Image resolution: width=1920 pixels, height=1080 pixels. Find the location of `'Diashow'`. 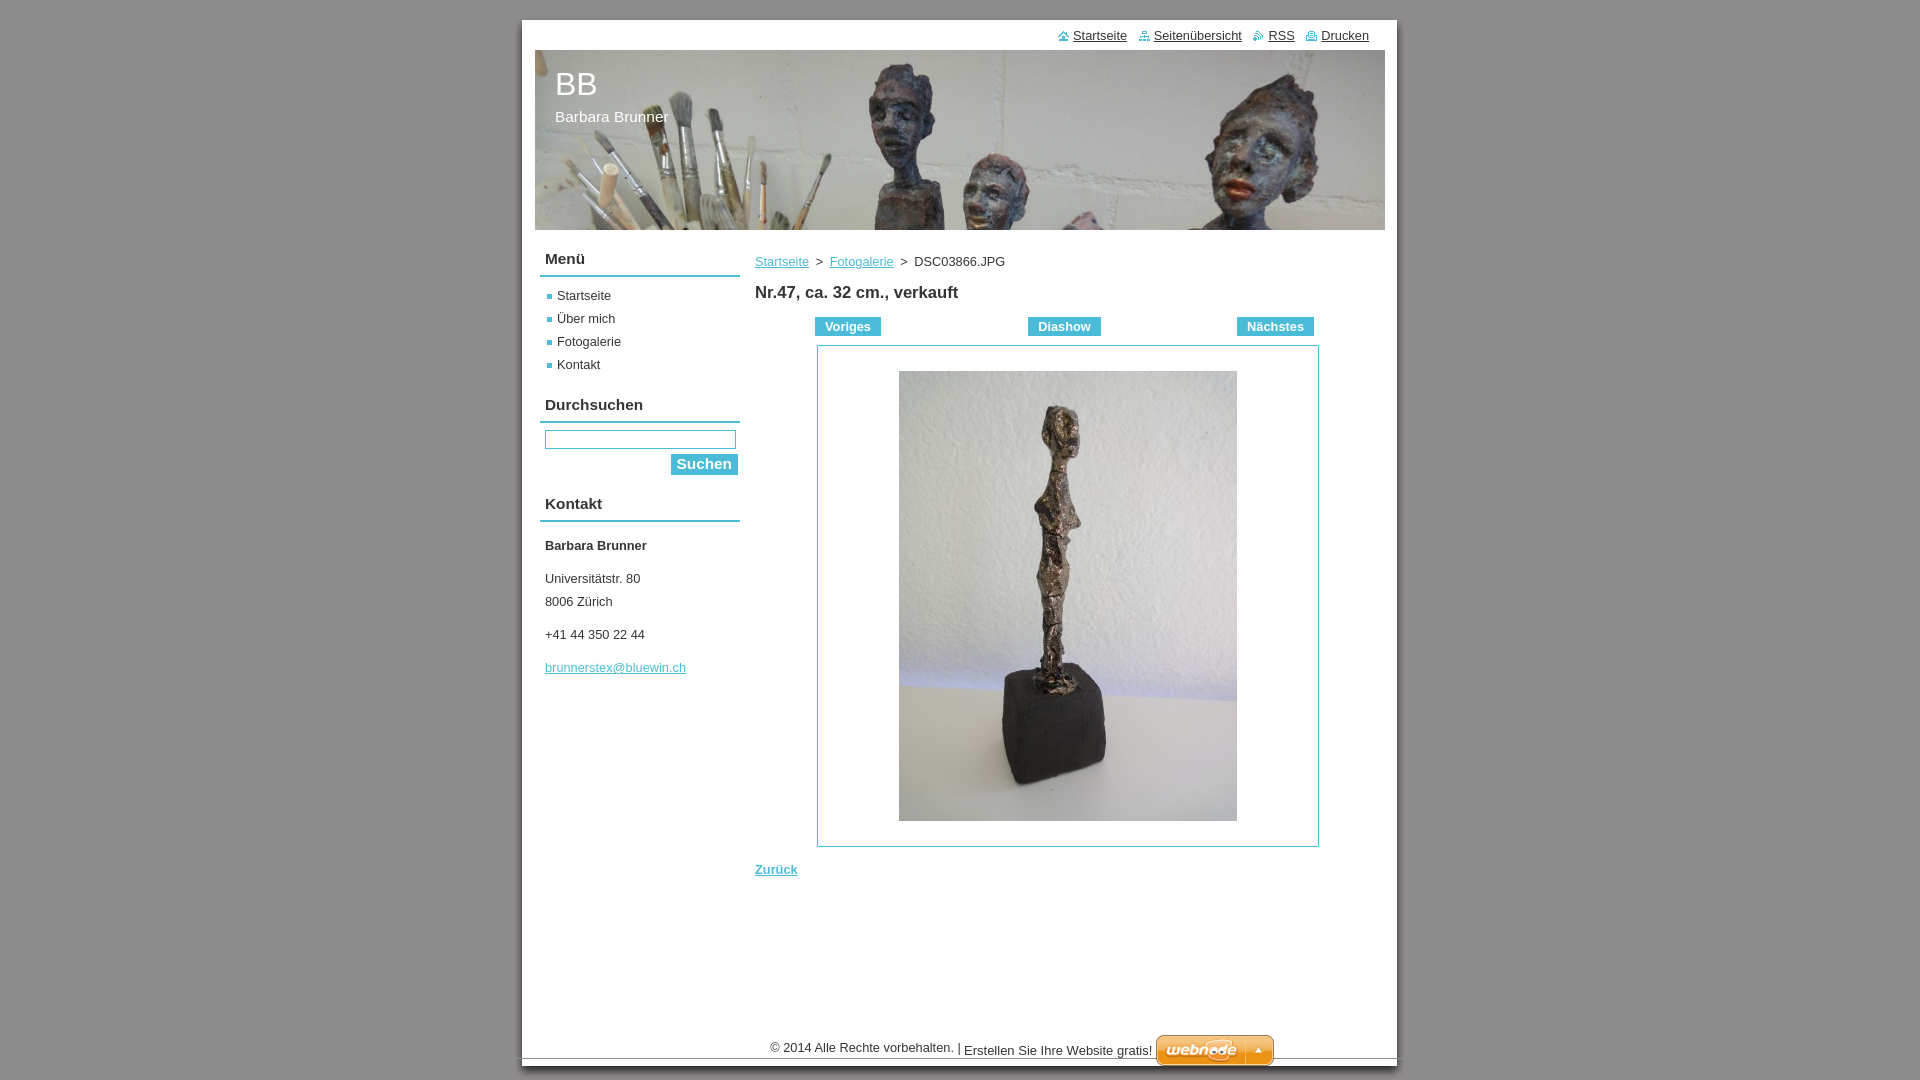

'Diashow' is located at coordinates (1027, 325).